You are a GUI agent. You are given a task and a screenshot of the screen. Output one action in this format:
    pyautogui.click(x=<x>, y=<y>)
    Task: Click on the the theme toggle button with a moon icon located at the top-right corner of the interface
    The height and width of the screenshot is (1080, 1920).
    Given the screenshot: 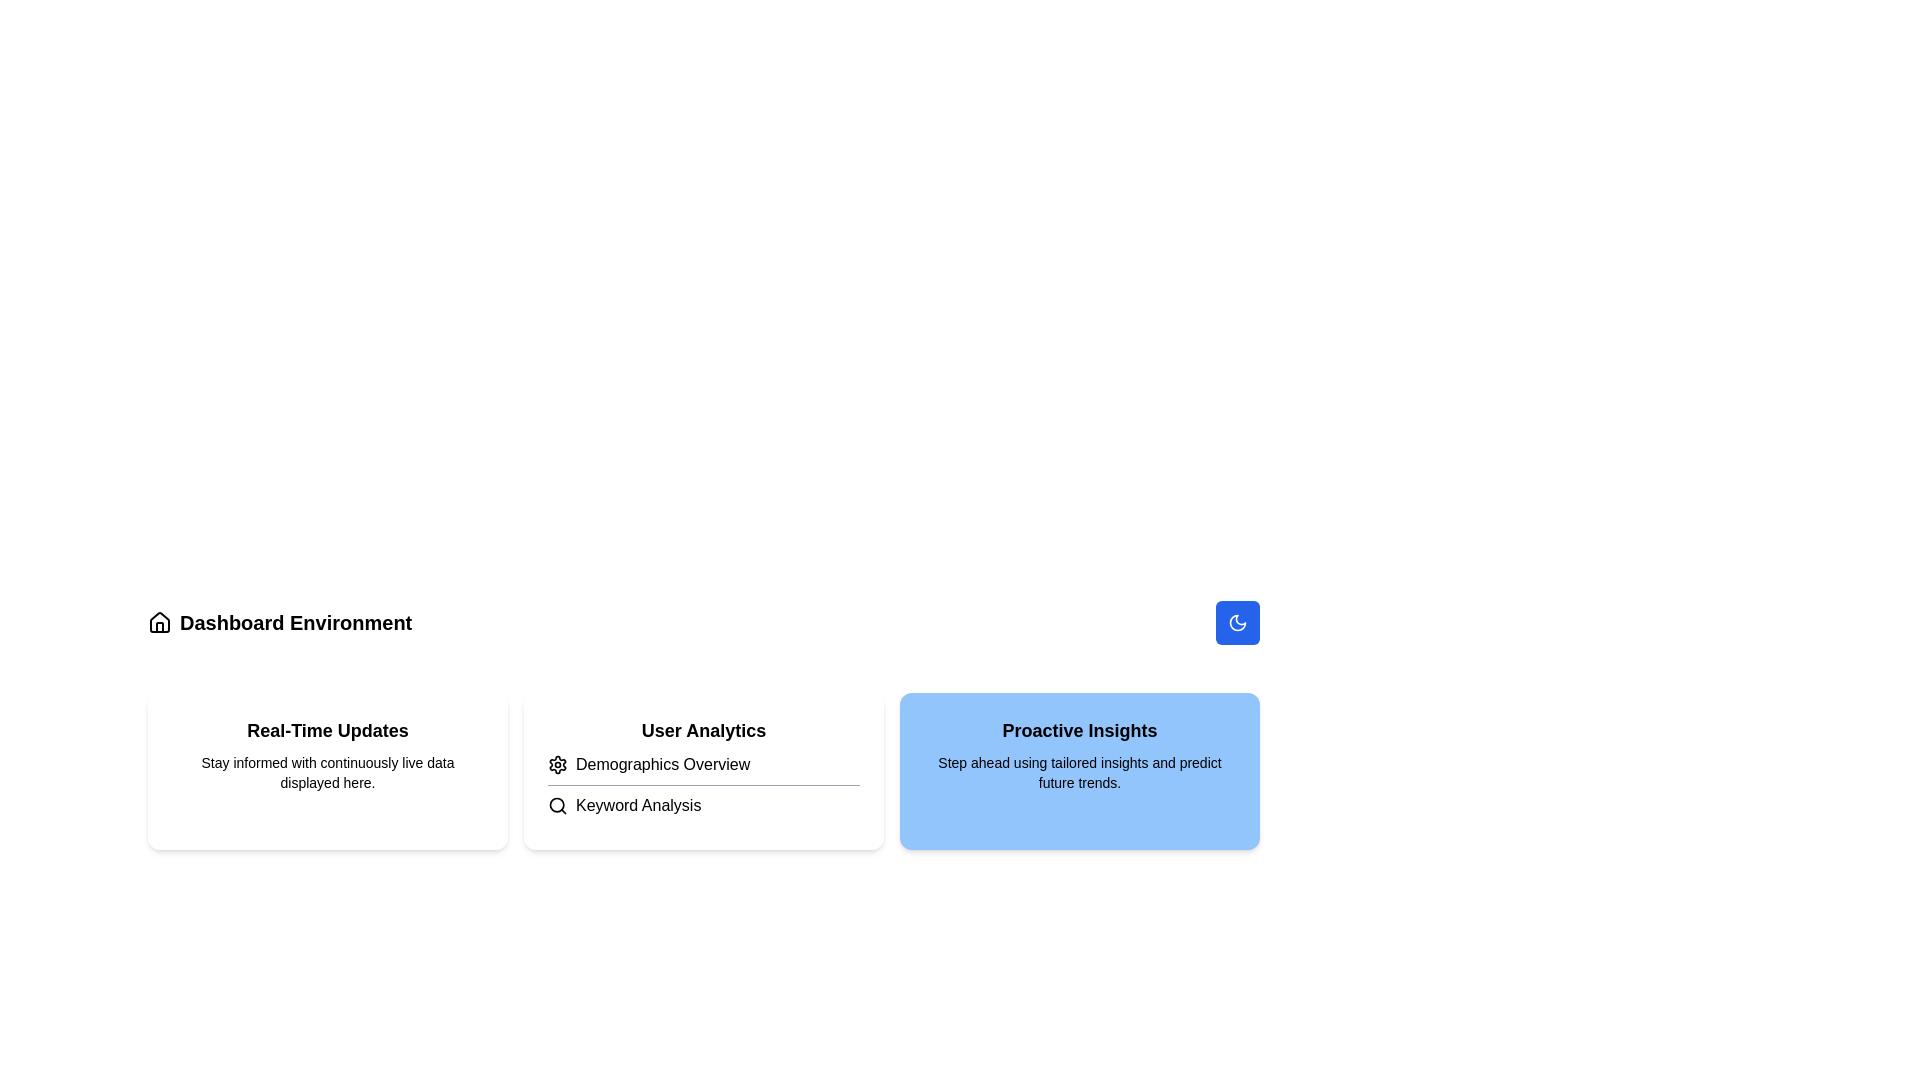 What is the action you would take?
    pyautogui.click(x=1237, y=622)
    